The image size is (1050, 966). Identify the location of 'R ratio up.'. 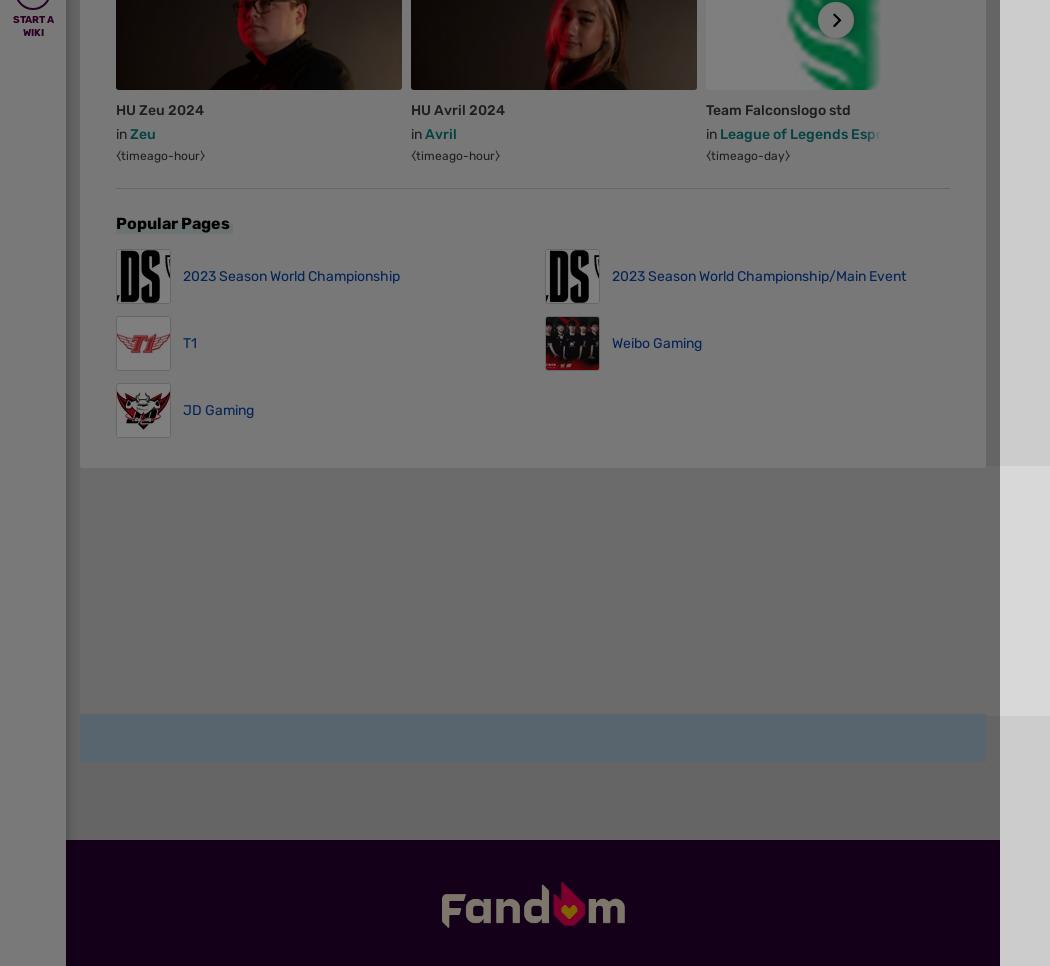
(119, 89).